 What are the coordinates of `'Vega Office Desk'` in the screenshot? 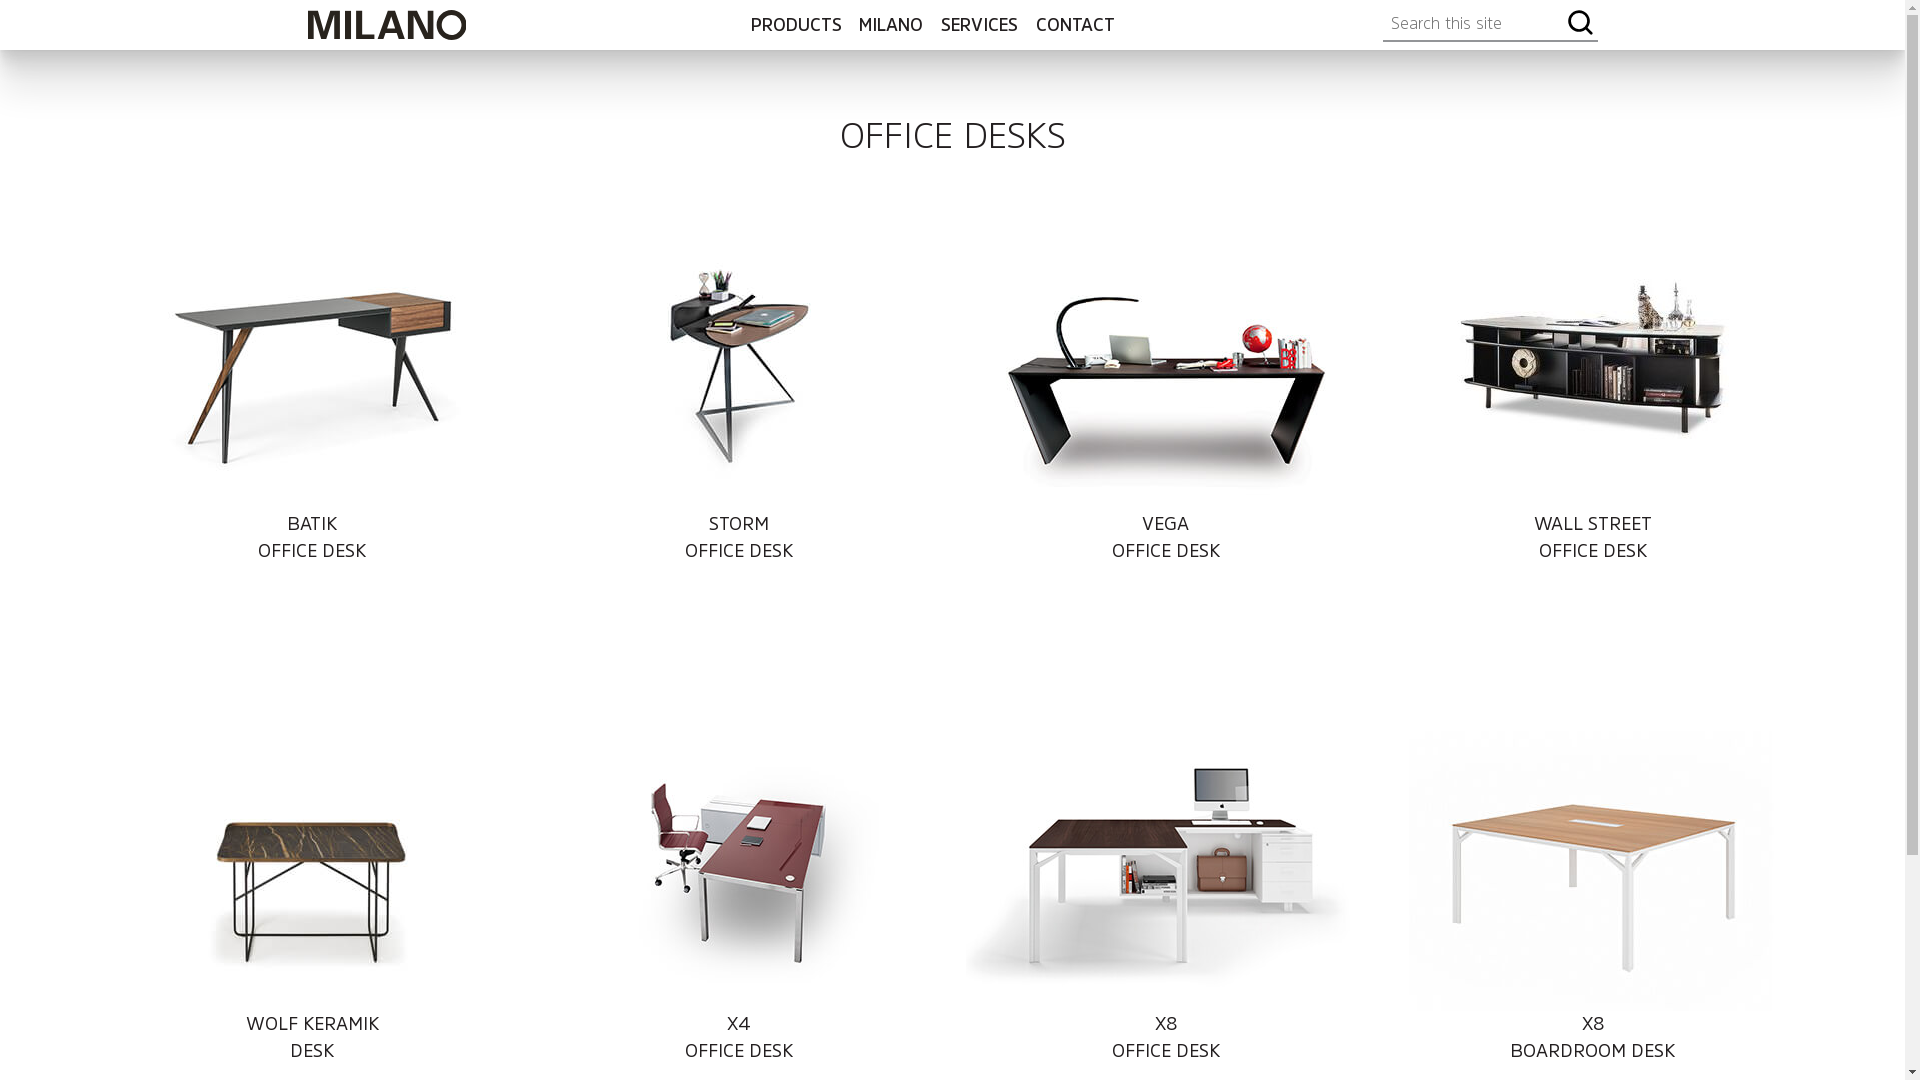 It's located at (1166, 370).